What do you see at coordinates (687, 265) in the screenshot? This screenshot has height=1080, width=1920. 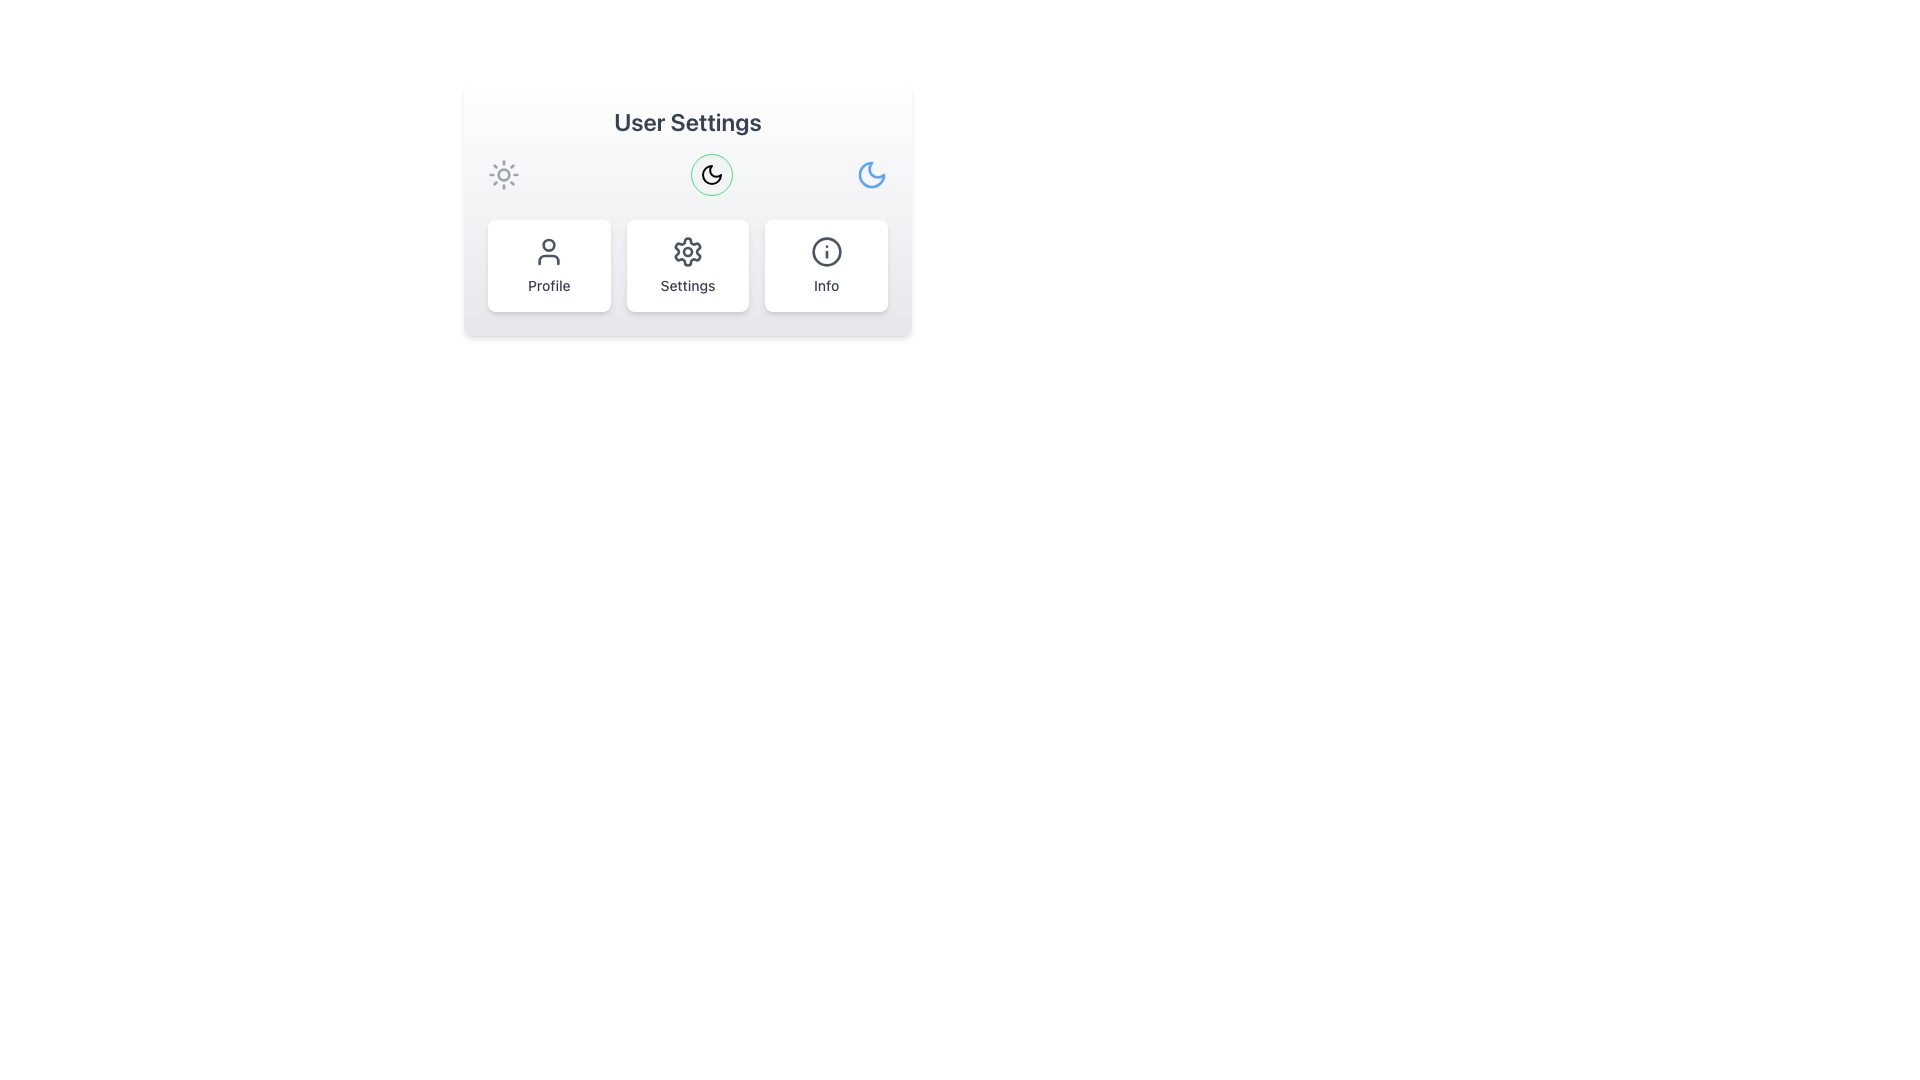 I see `the 'Settings' button, which is a rectangular card with a white background, shadow effect, and a gear icon at the top` at bounding box center [687, 265].